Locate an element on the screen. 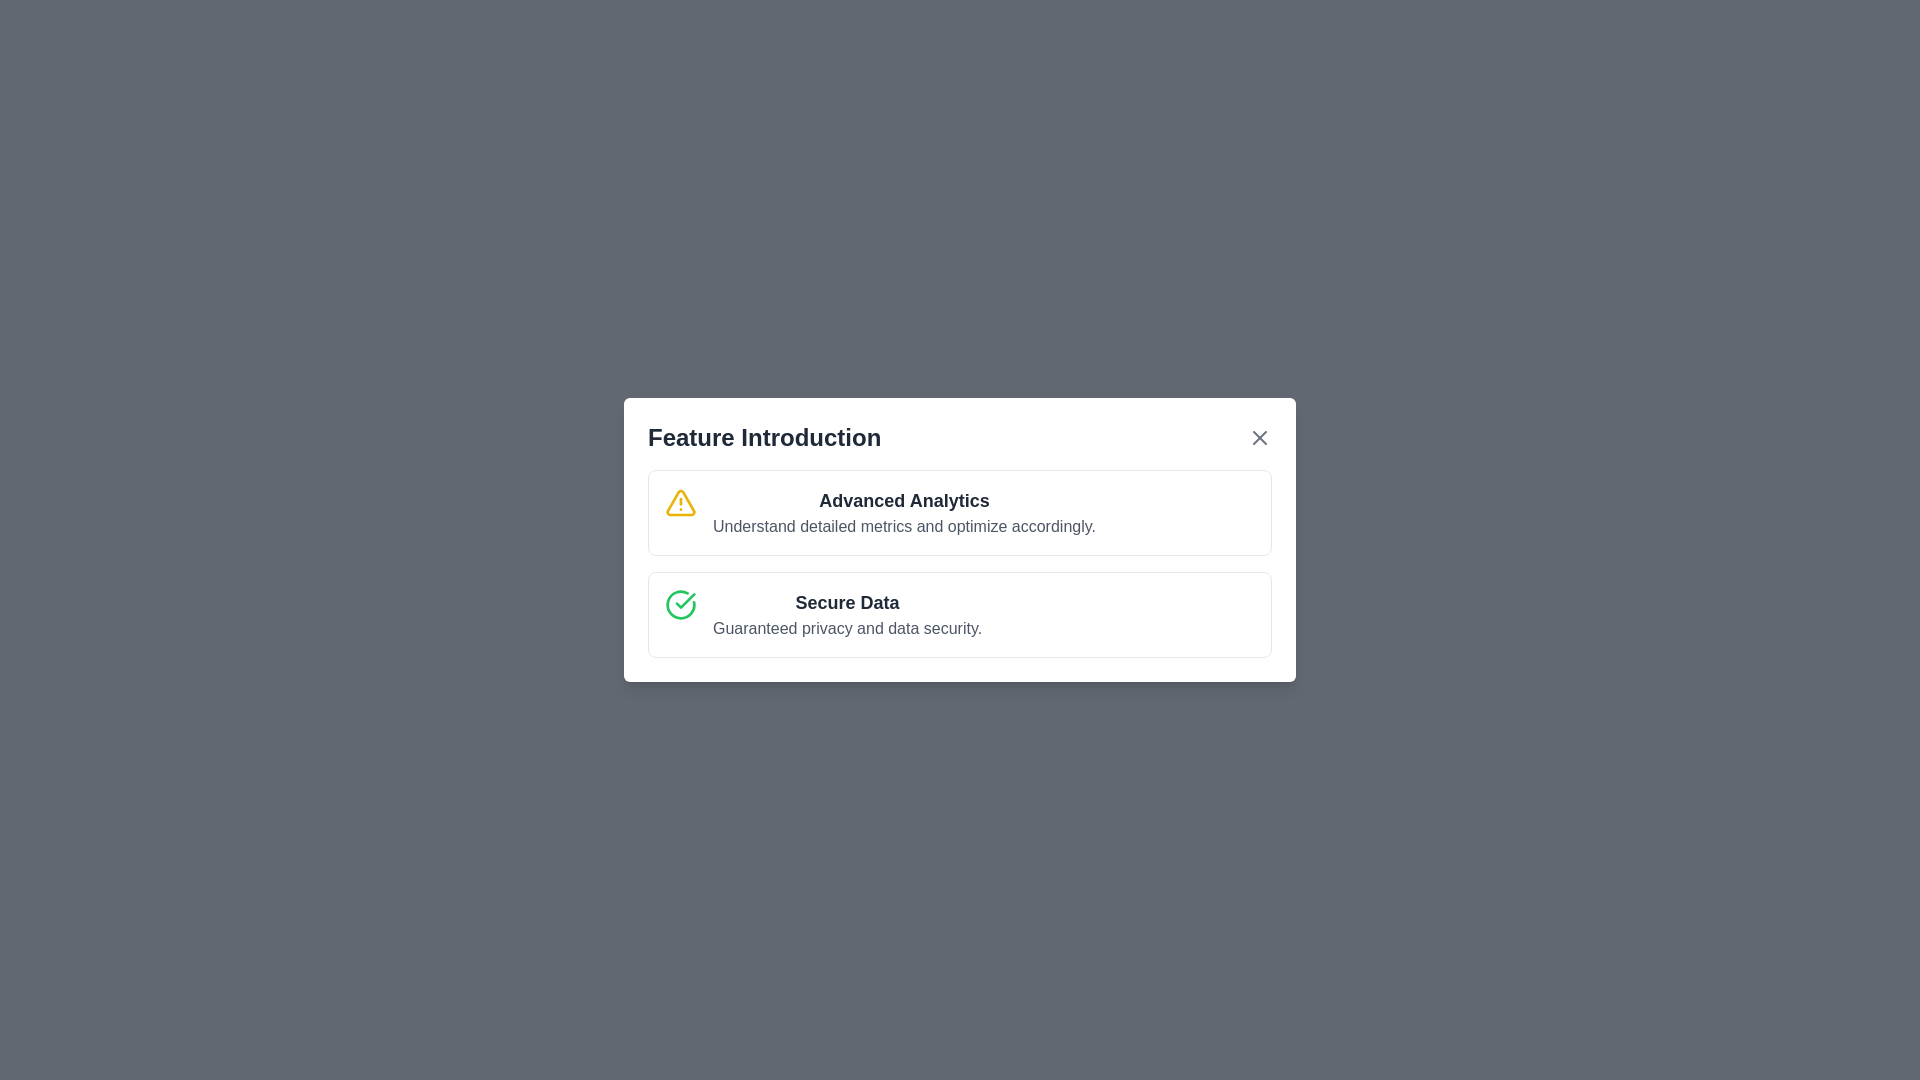 Image resolution: width=1920 pixels, height=1080 pixels. the informational Text Label located in the second card under the 'Secure Data' title, which provides additional context about the feature is located at coordinates (847, 627).